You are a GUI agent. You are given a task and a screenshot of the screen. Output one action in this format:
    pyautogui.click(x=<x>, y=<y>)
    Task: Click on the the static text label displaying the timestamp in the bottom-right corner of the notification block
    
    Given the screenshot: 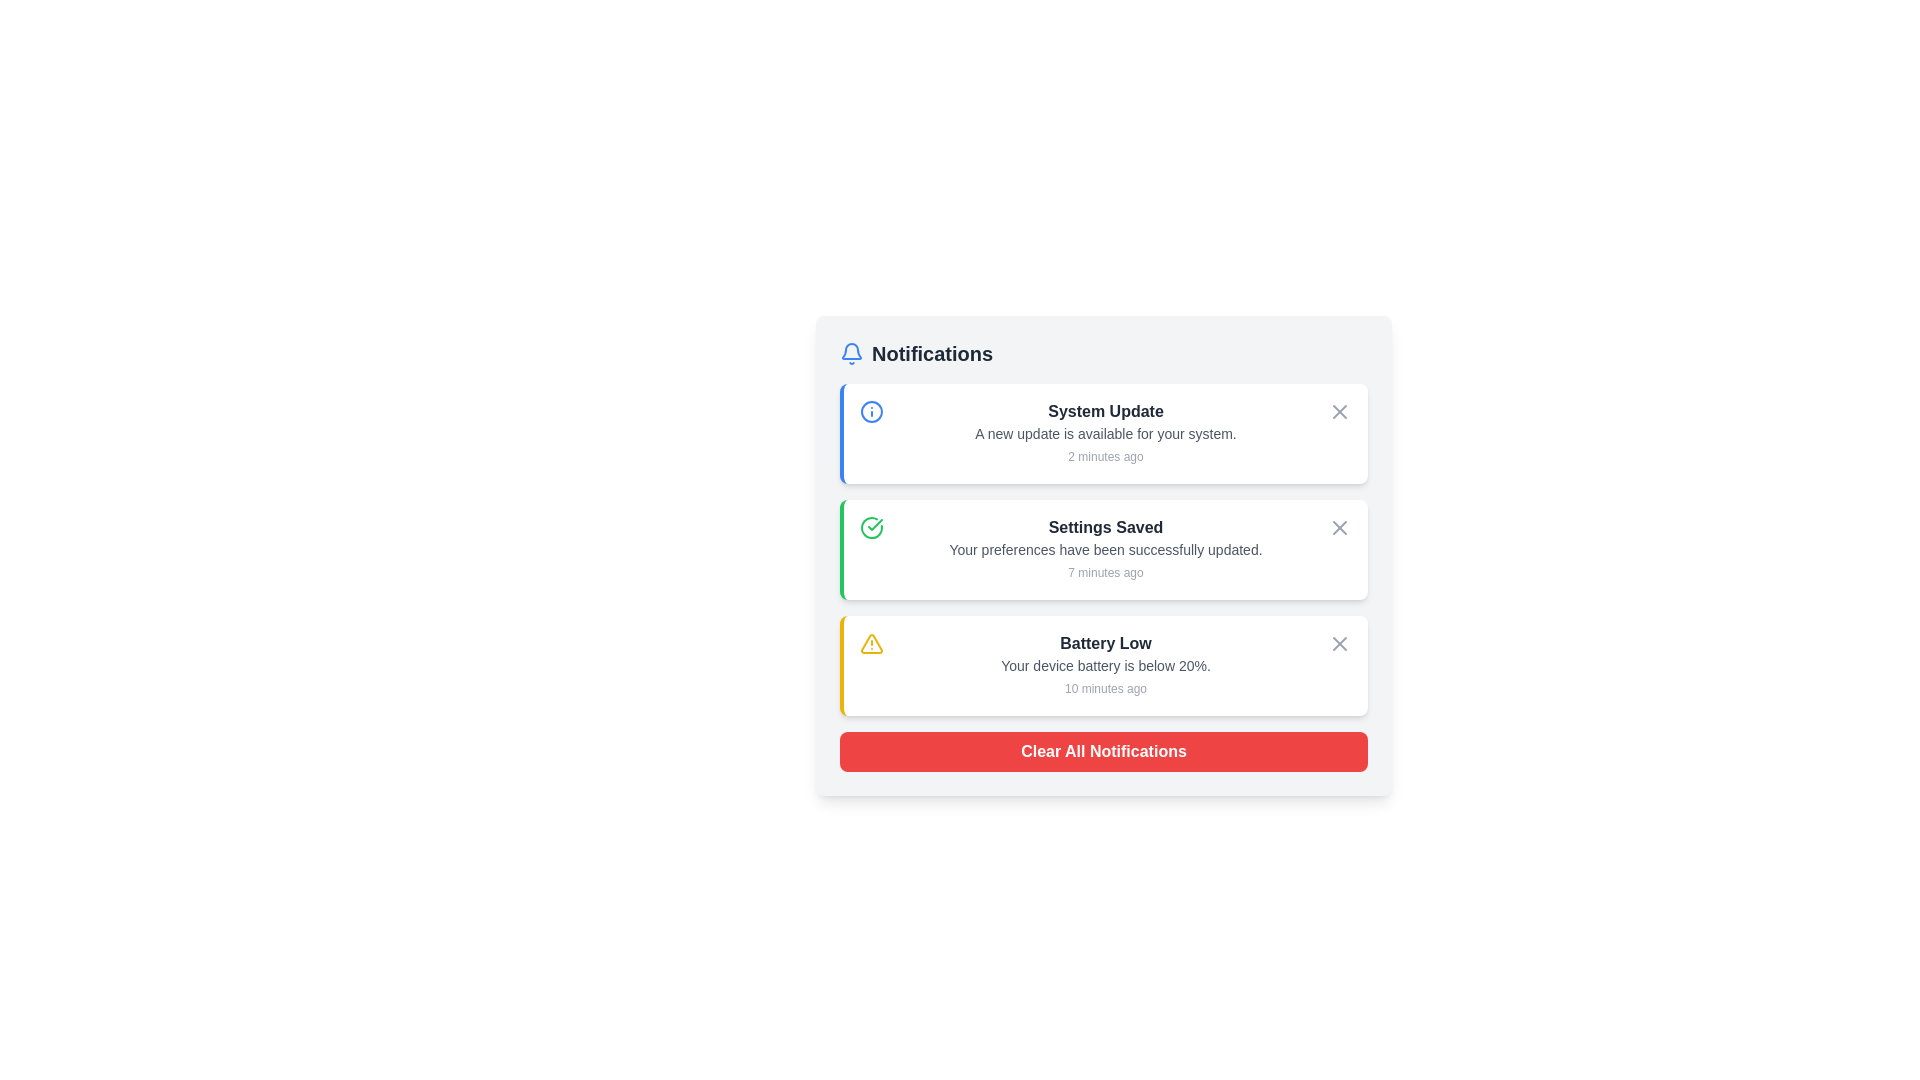 What is the action you would take?
    pyautogui.click(x=1104, y=573)
    